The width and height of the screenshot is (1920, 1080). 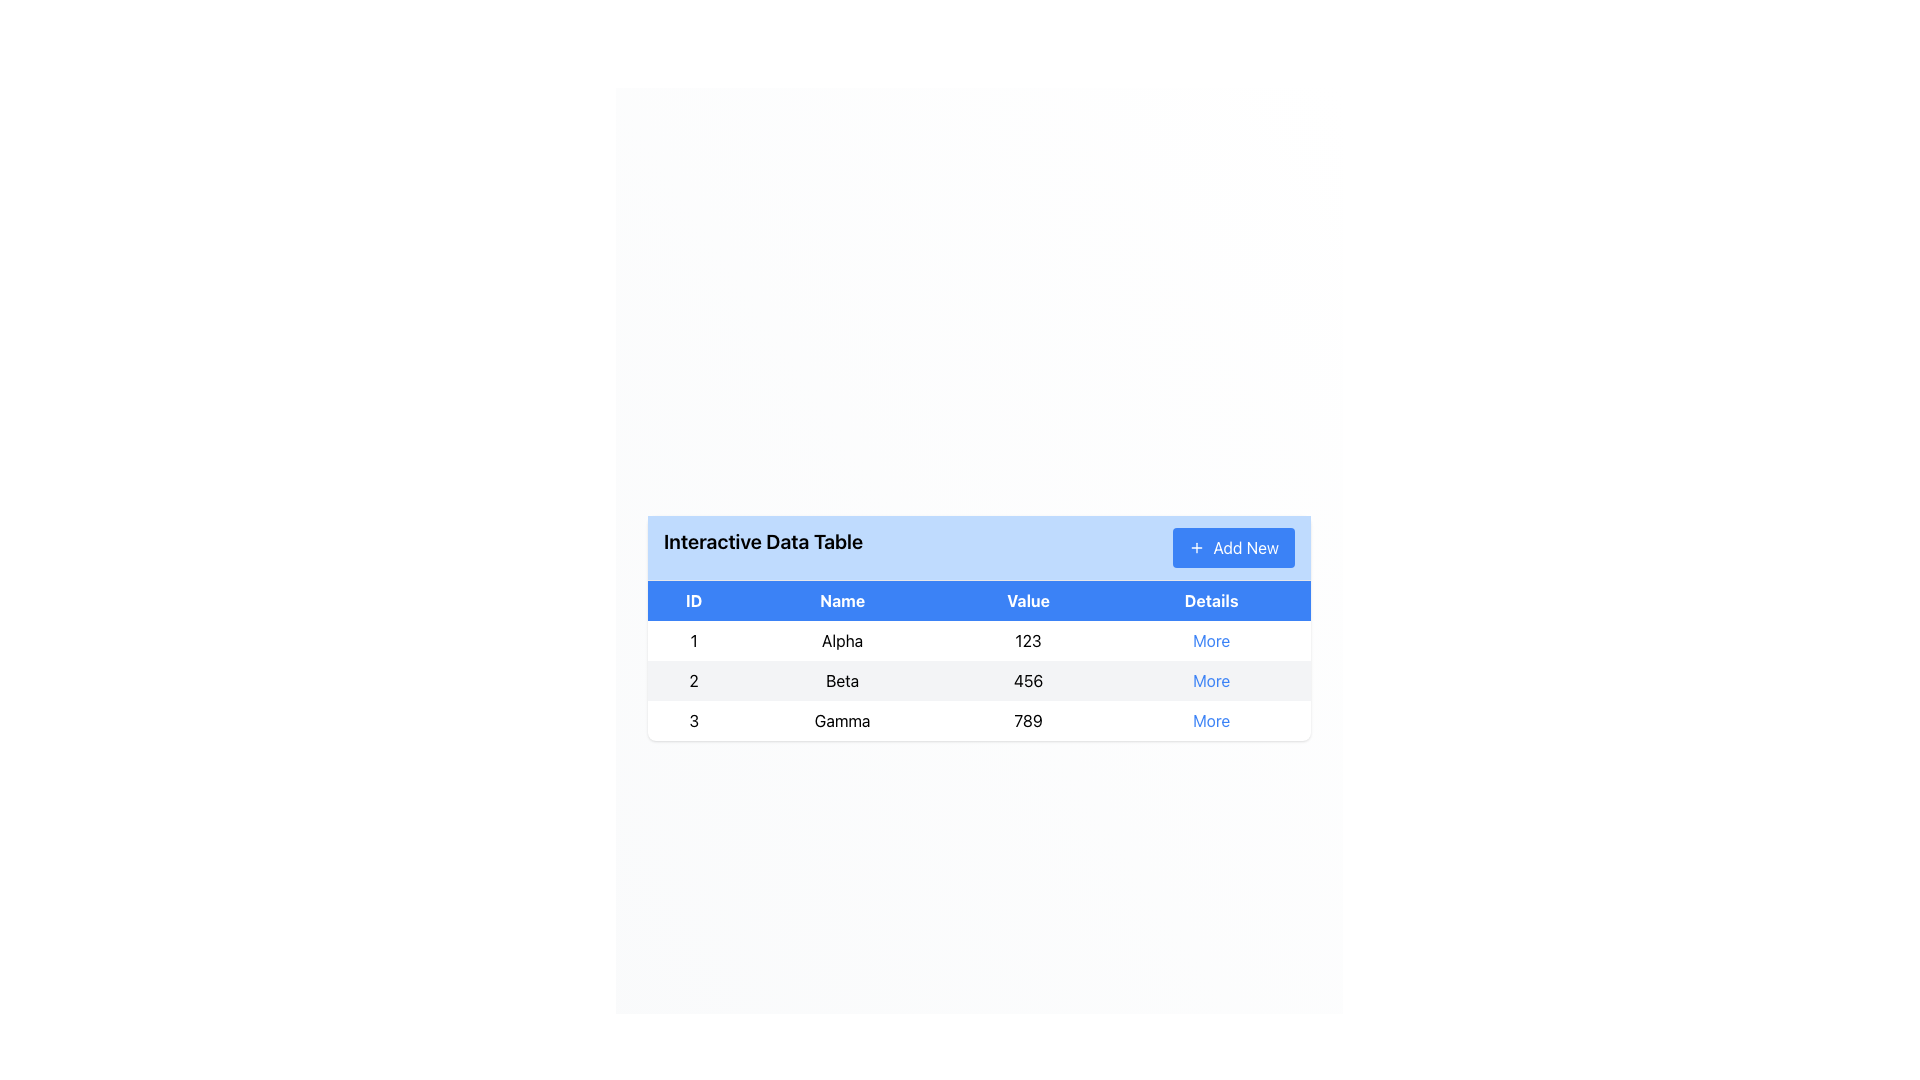 What do you see at coordinates (1197, 547) in the screenshot?
I see `the plus sign icon inside the rounded blue button labeled 'Add New' in the top-right corner of the blue header` at bounding box center [1197, 547].